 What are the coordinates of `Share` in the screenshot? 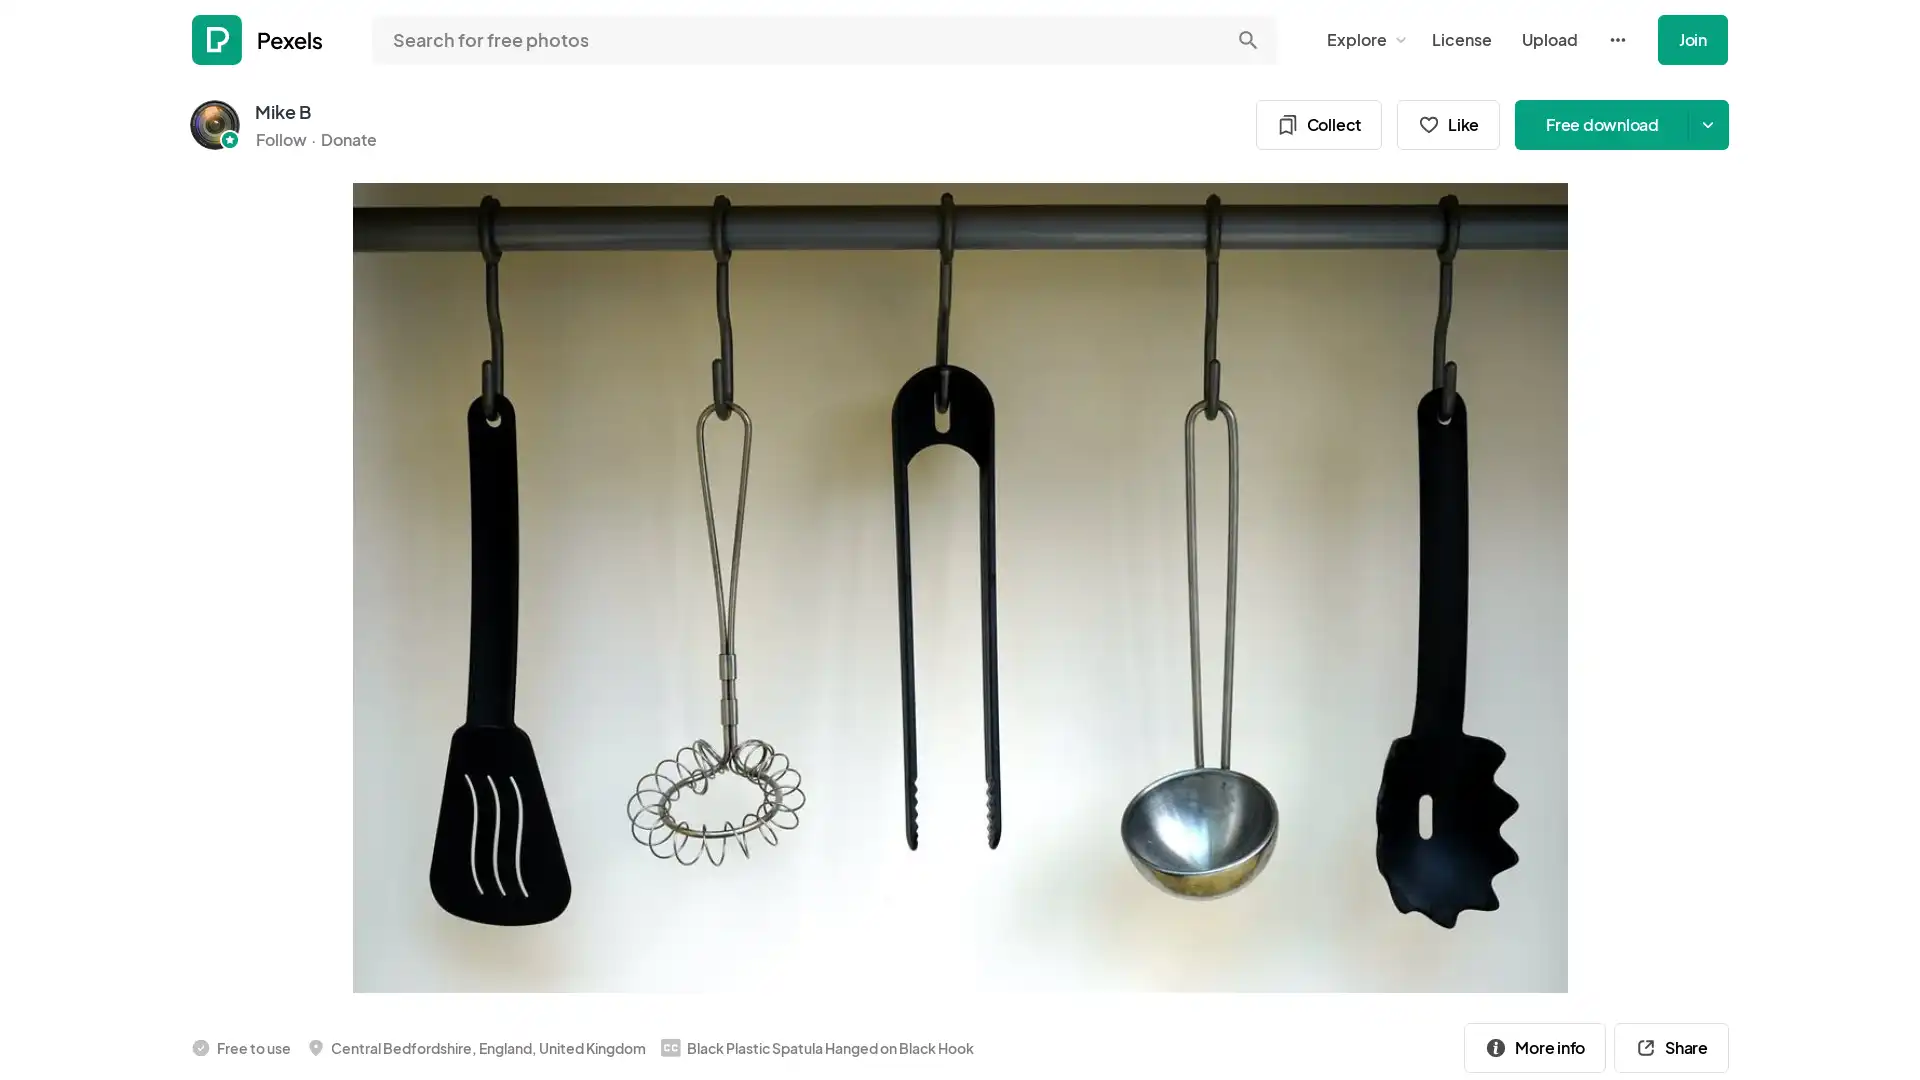 It's located at (1671, 1047).